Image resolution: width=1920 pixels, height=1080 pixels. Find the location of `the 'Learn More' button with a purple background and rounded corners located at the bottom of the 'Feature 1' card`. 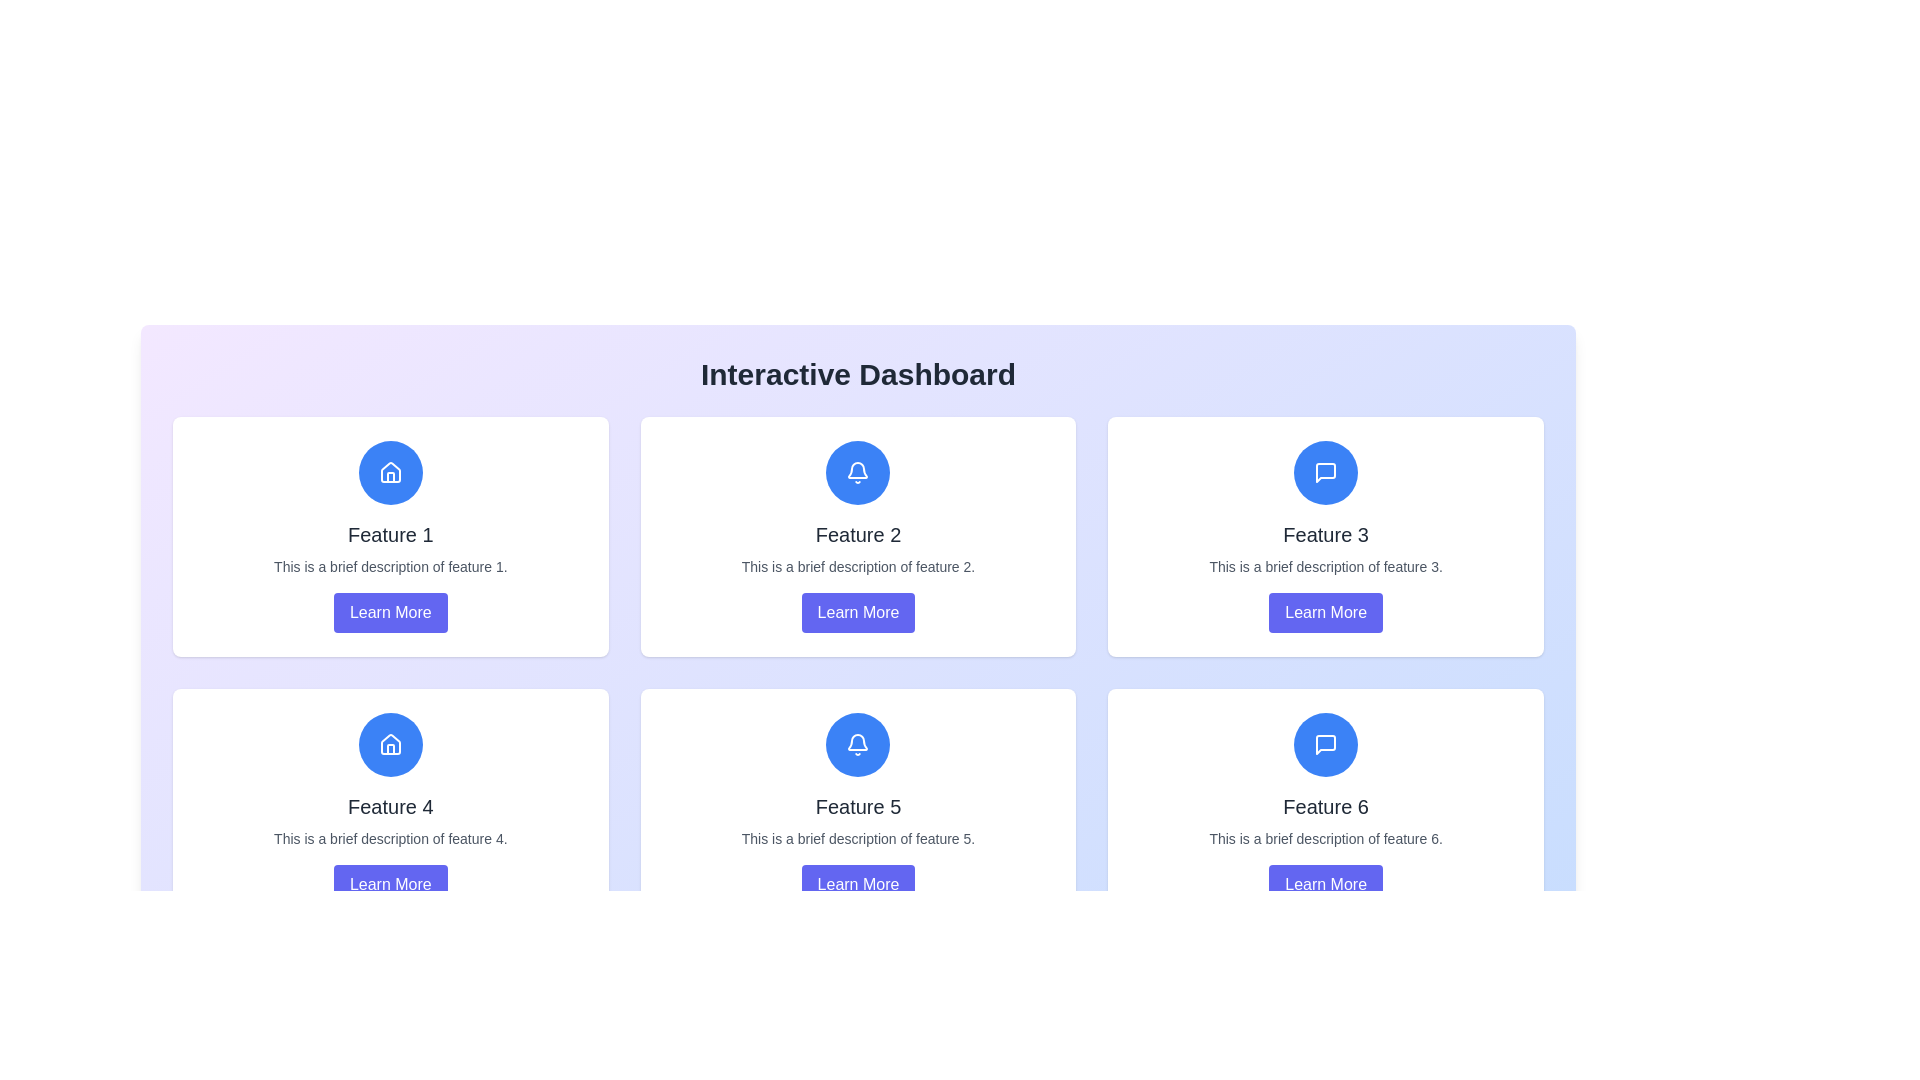

the 'Learn More' button with a purple background and rounded corners located at the bottom of the 'Feature 1' card is located at coordinates (390, 612).